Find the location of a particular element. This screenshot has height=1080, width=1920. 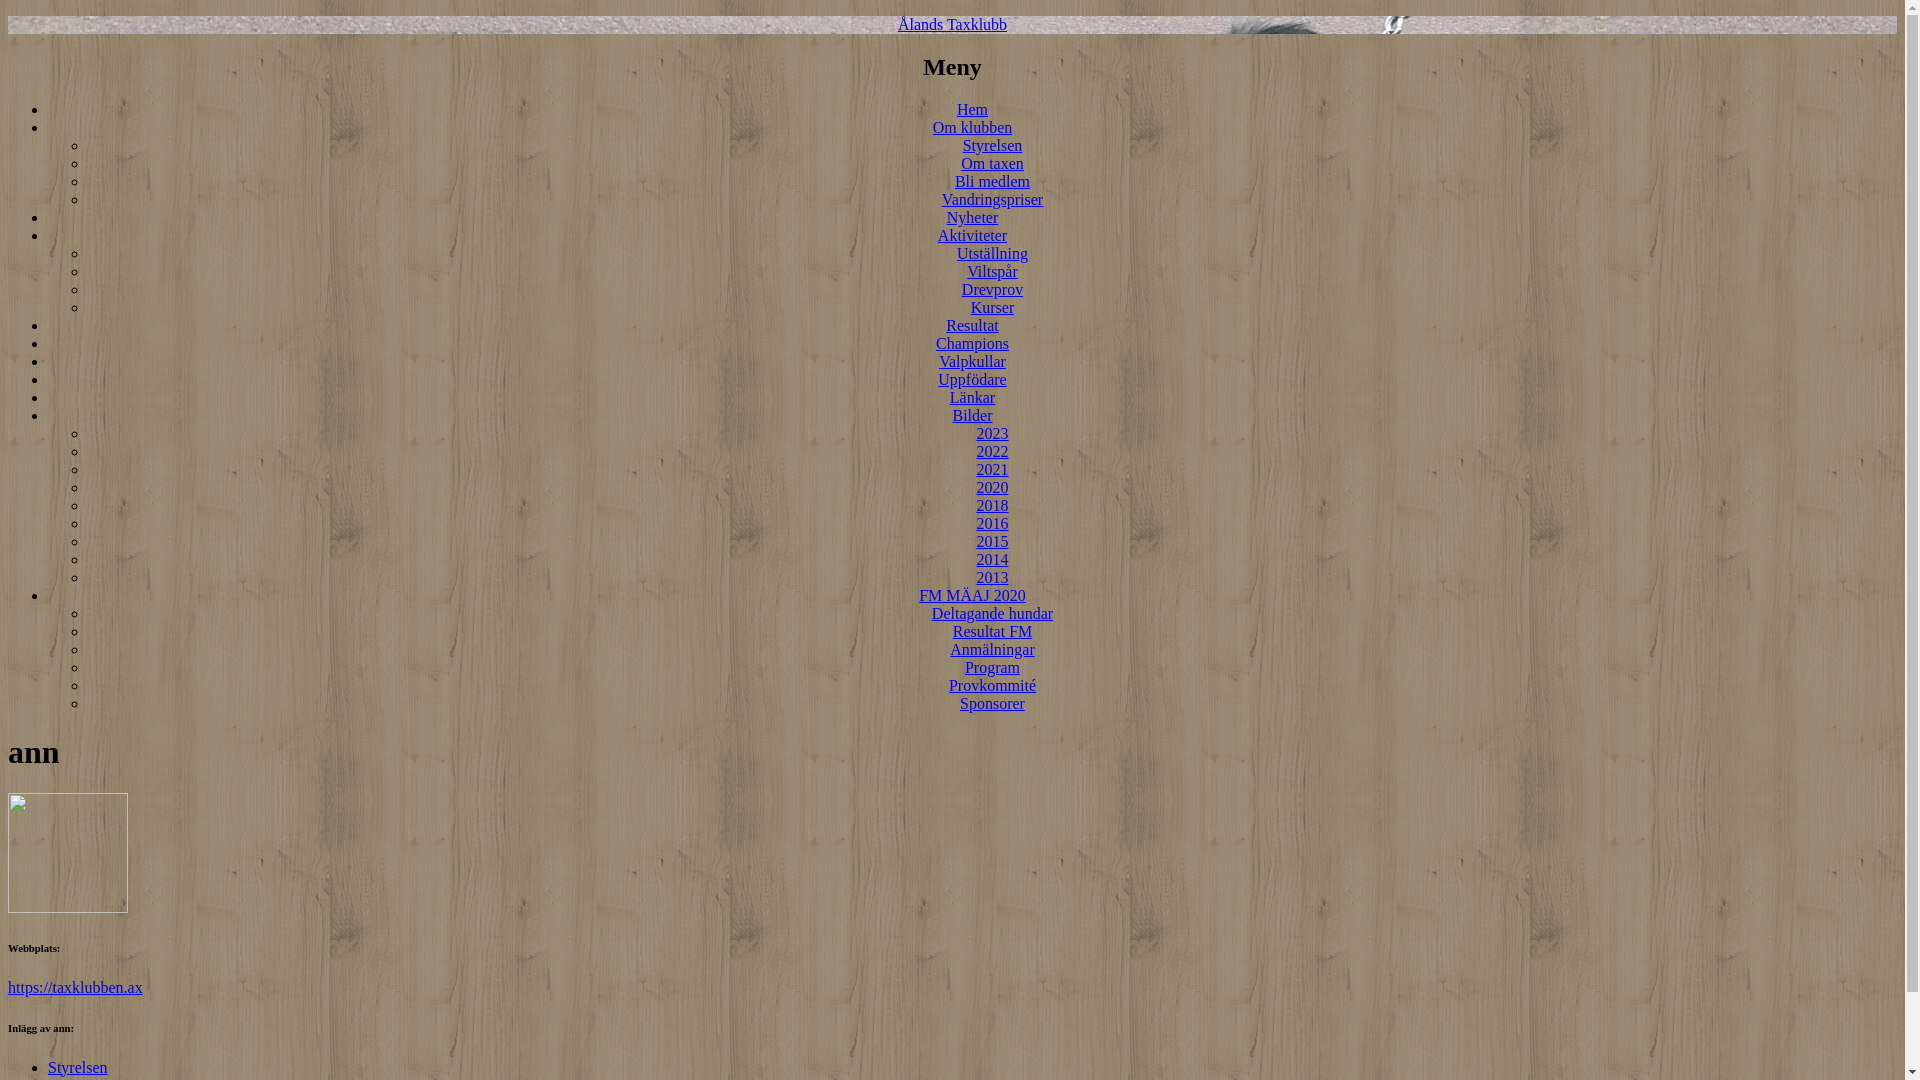

'Program' is located at coordinates (992, 667).